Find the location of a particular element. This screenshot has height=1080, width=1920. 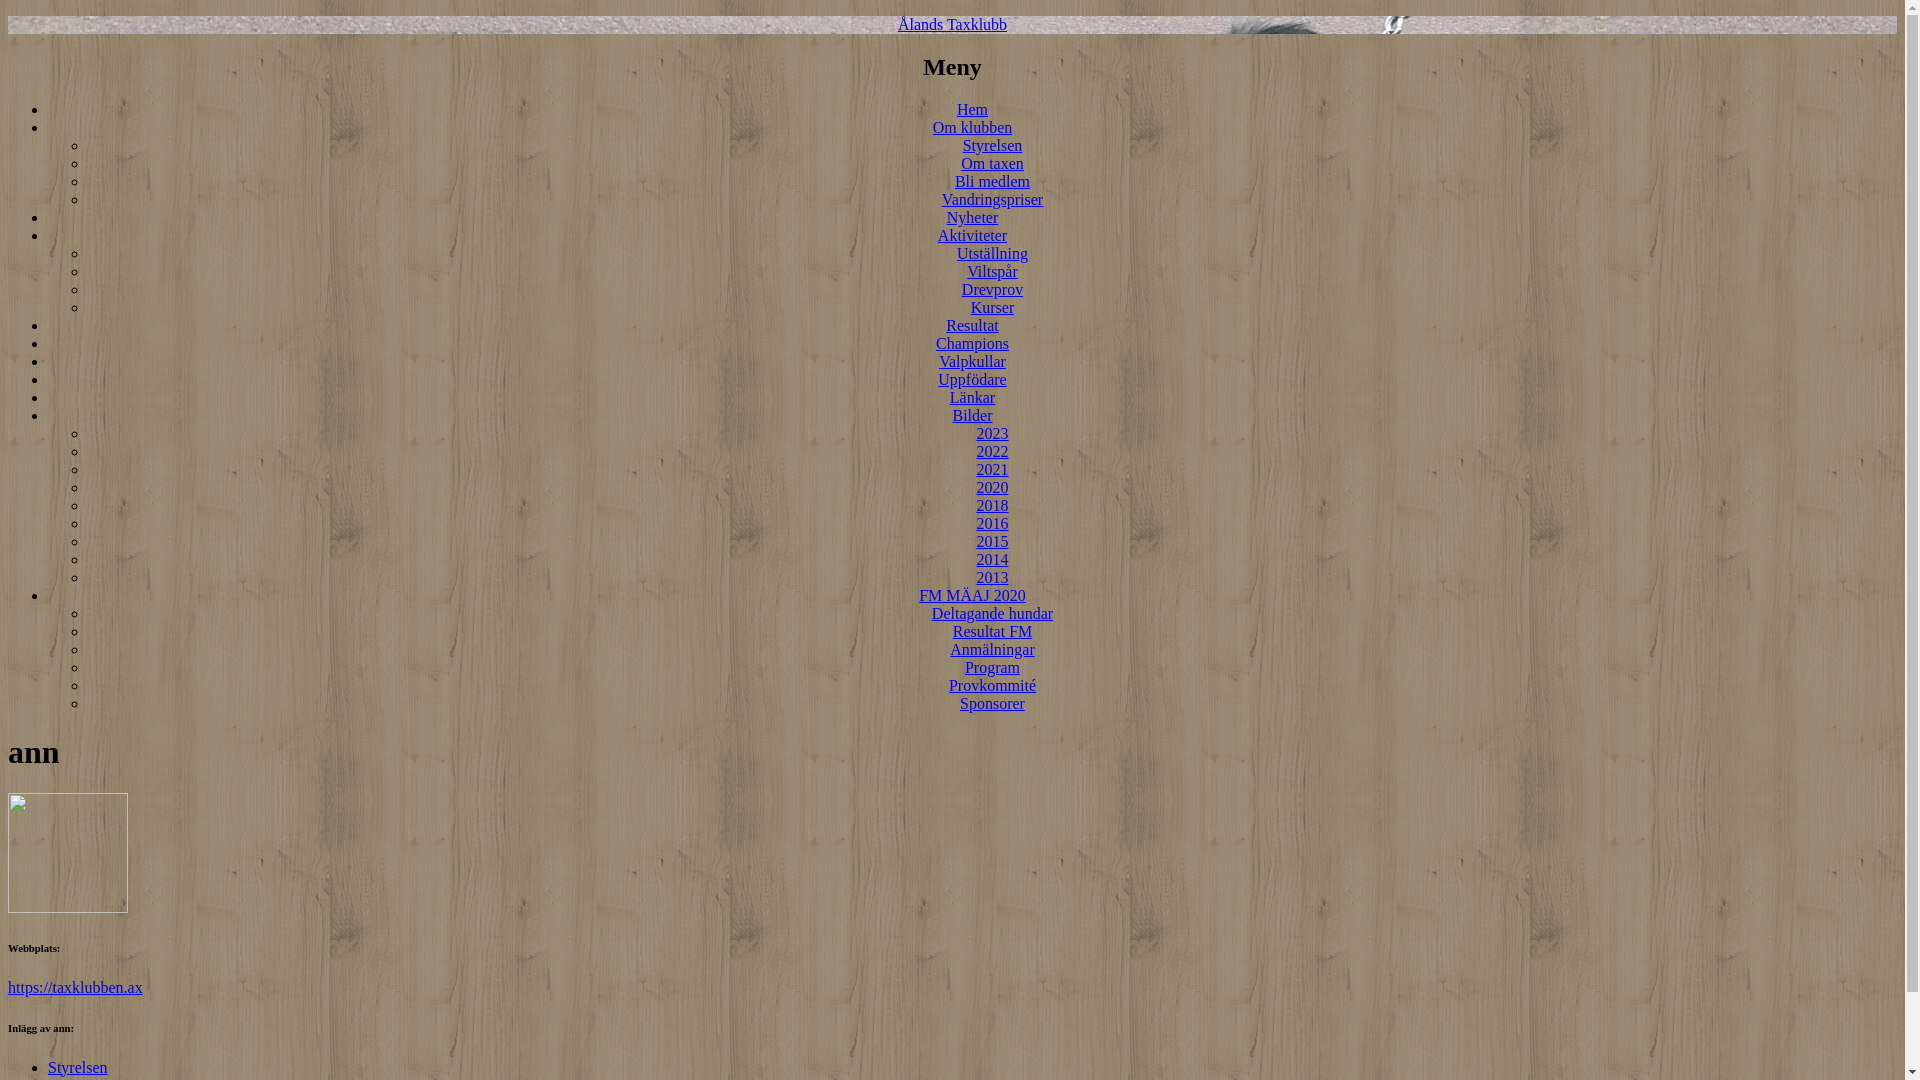

'Program' is located at coordinates (992, 667).